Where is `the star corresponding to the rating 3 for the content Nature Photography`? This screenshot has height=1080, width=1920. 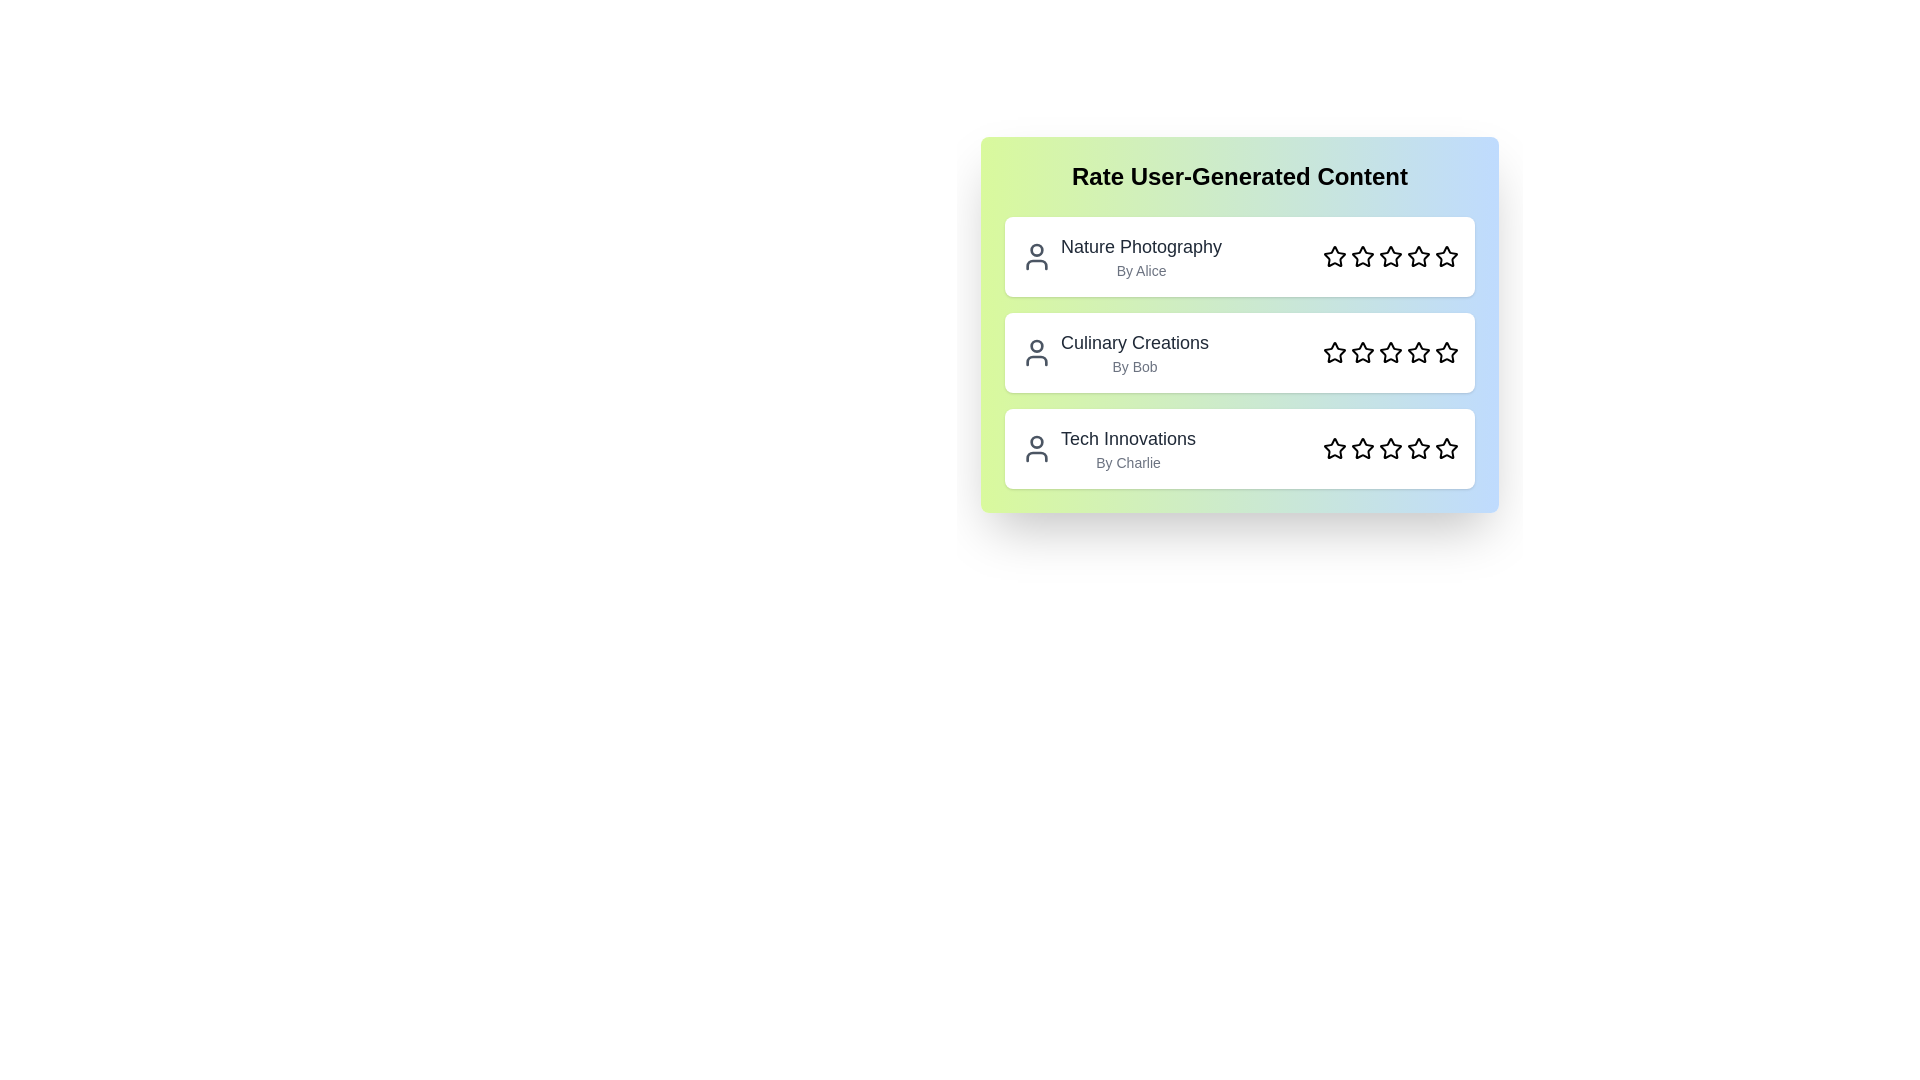 the star corresponding to the rating 3 for the content Nature Photography is located at coordinates (1390, 256).